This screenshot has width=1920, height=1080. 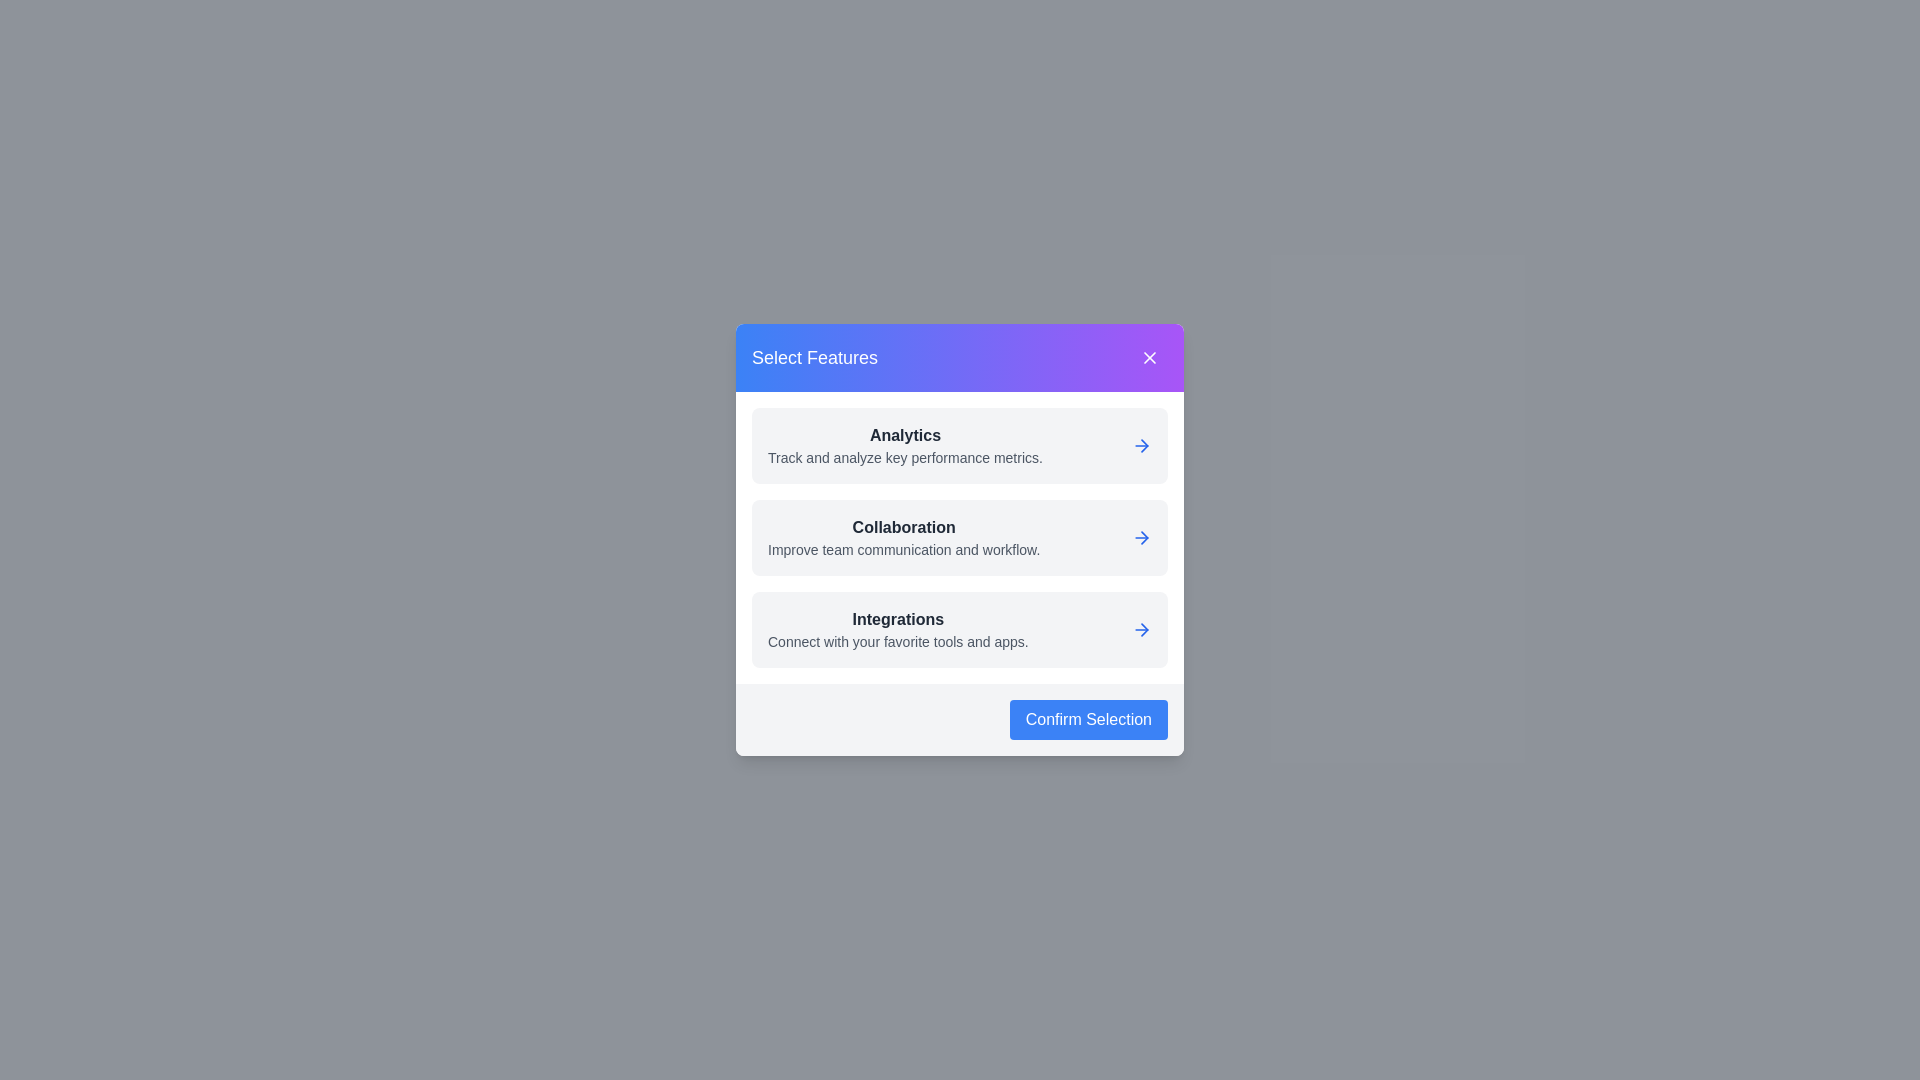 I want to click on the feature card labeled Integrations, so click(x=960, y=628).